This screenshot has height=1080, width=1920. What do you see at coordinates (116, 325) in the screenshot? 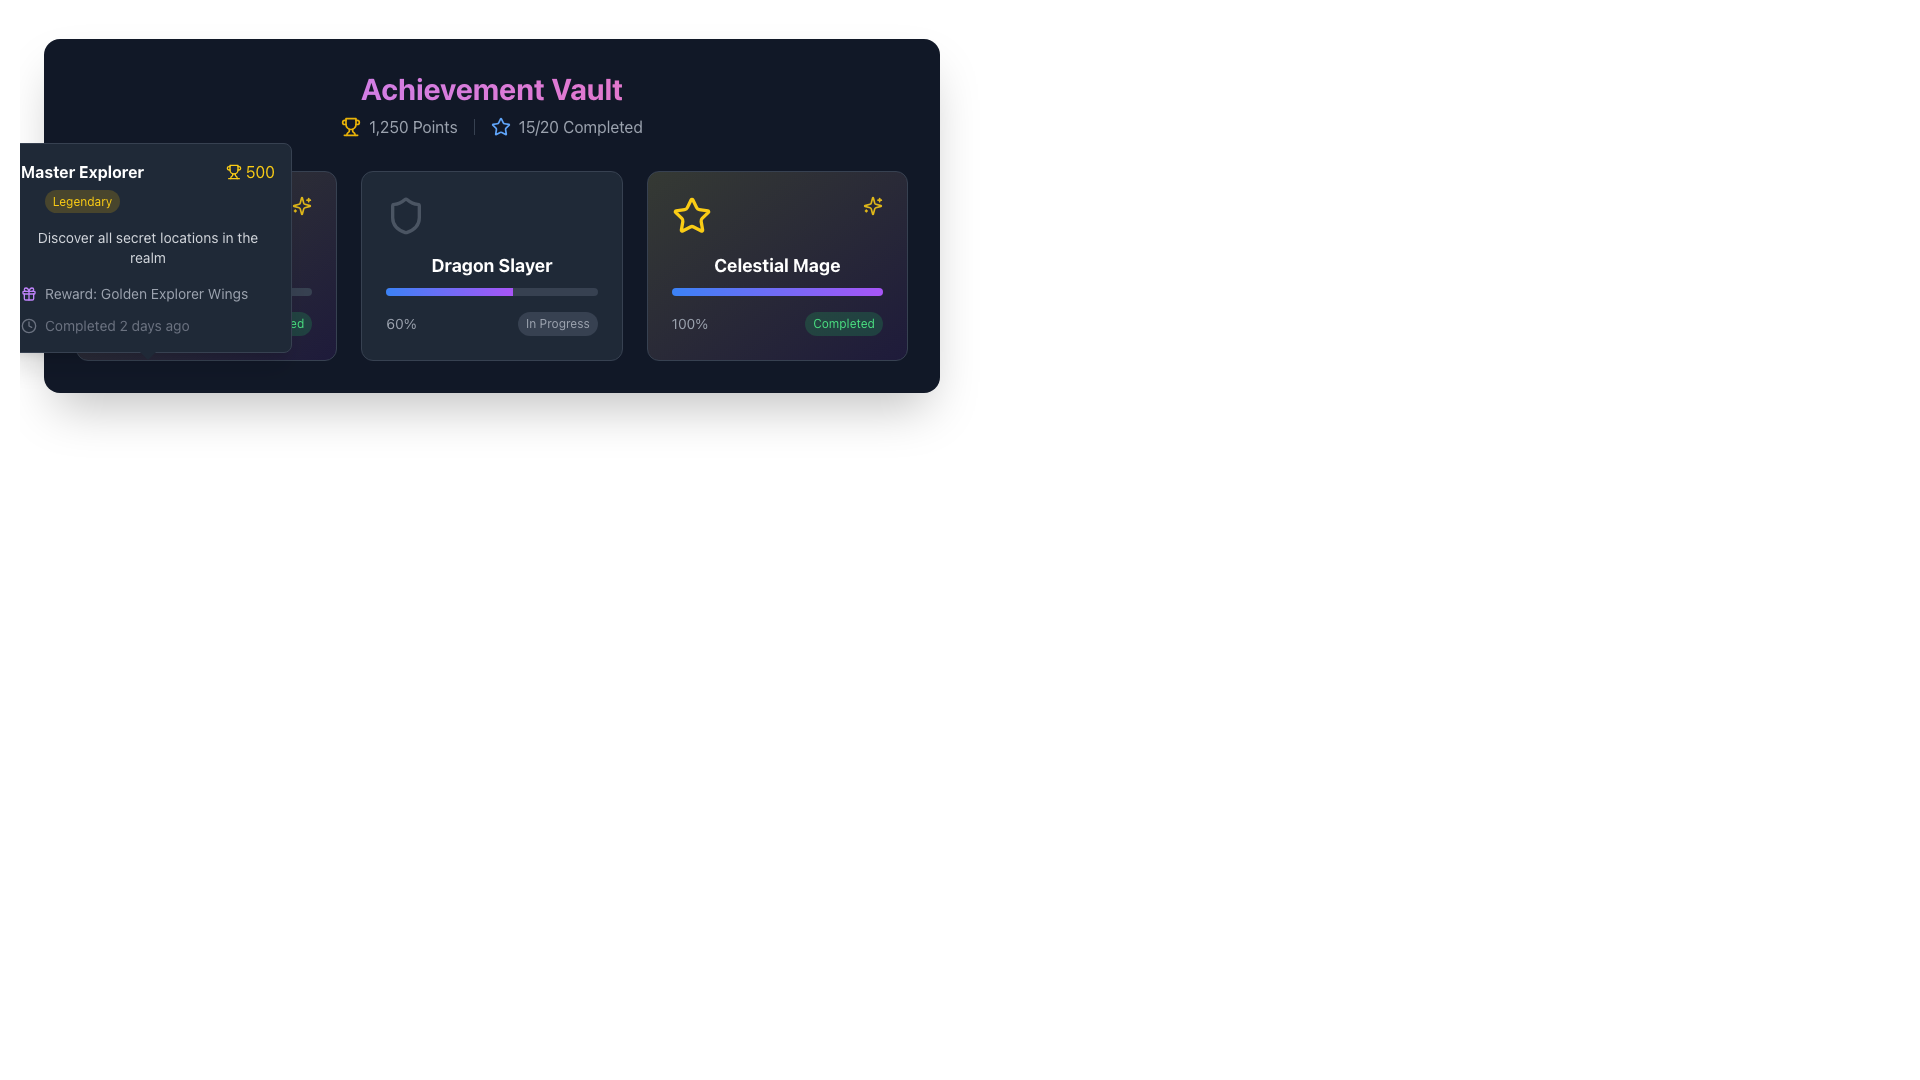
I see `the text label indicating the completion timeframe of the 'Master Explorer' achievement, located at the bottom section of the 'Master Explorer' card, adjacent to the clock icon` at bounding box center [116, 325].